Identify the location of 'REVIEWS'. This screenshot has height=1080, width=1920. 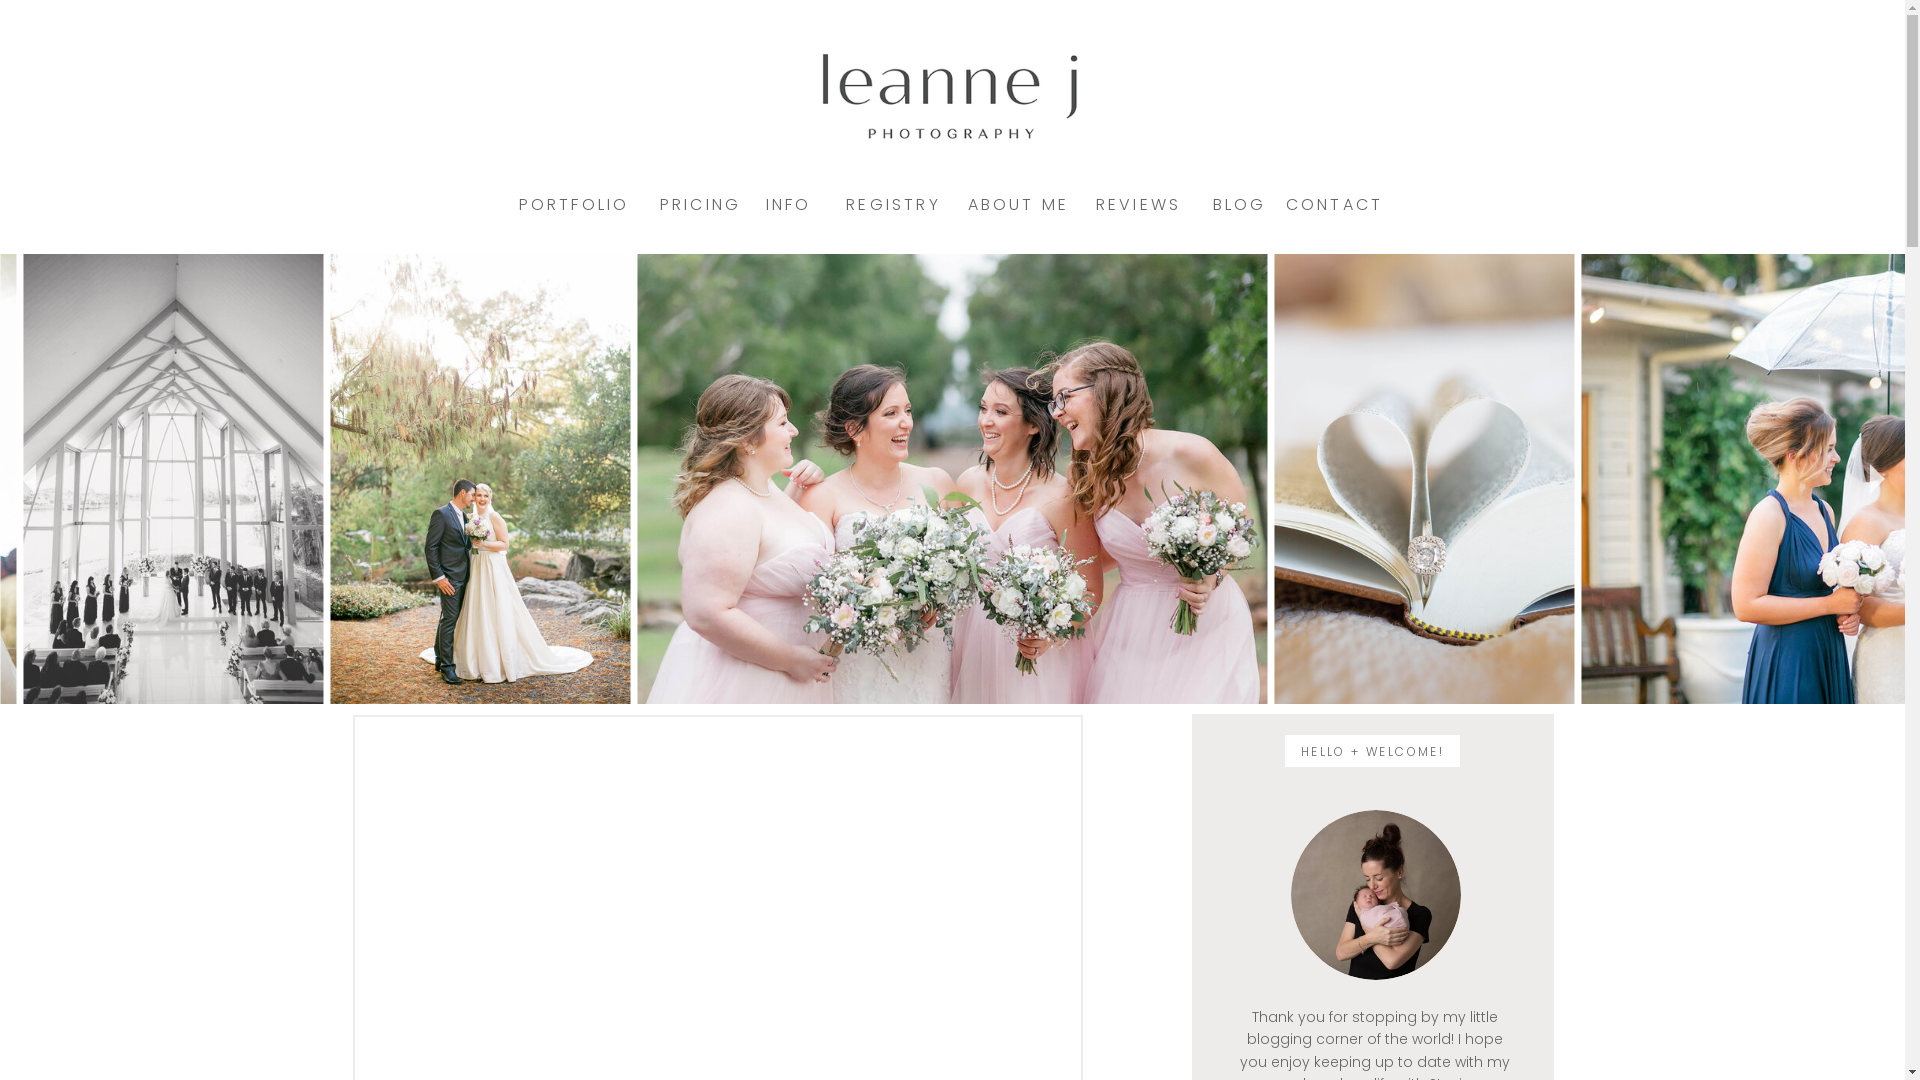
(1137, 204).